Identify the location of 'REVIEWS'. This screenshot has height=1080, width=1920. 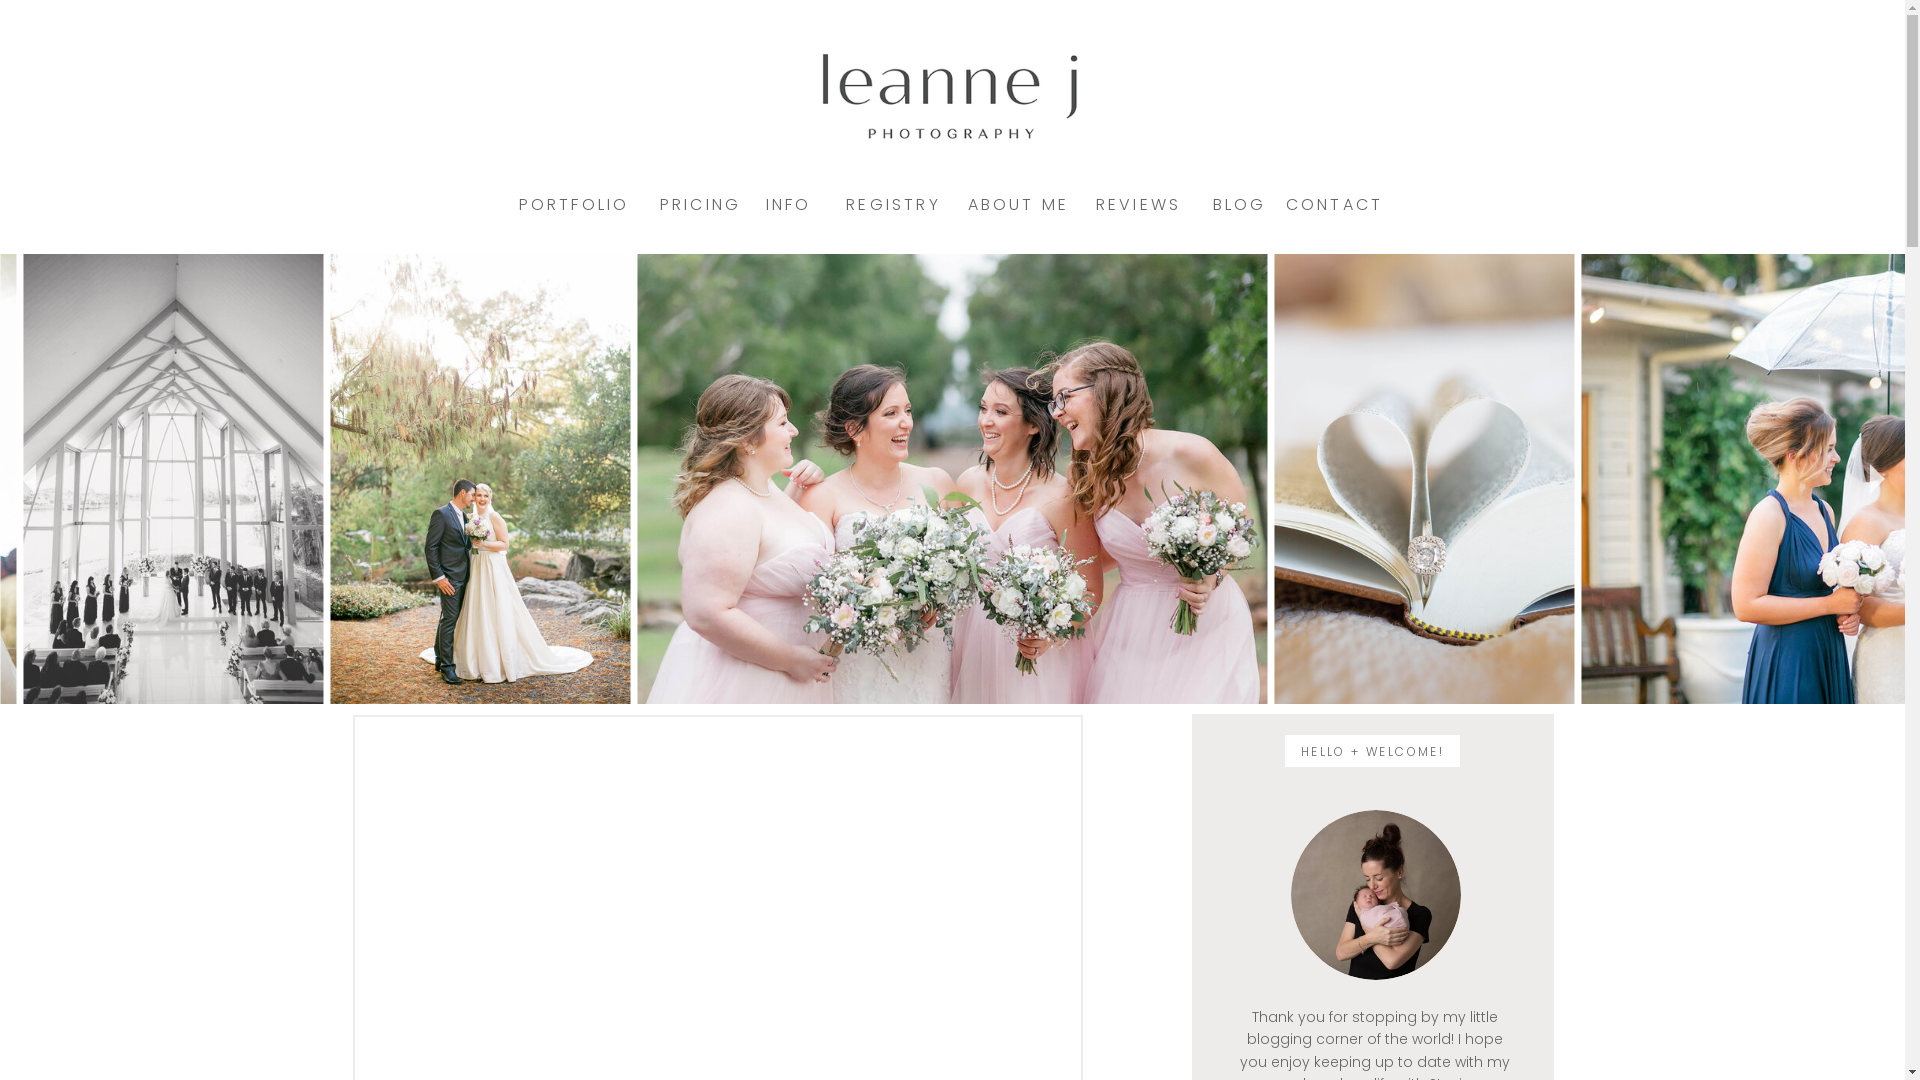
(1137, 204).